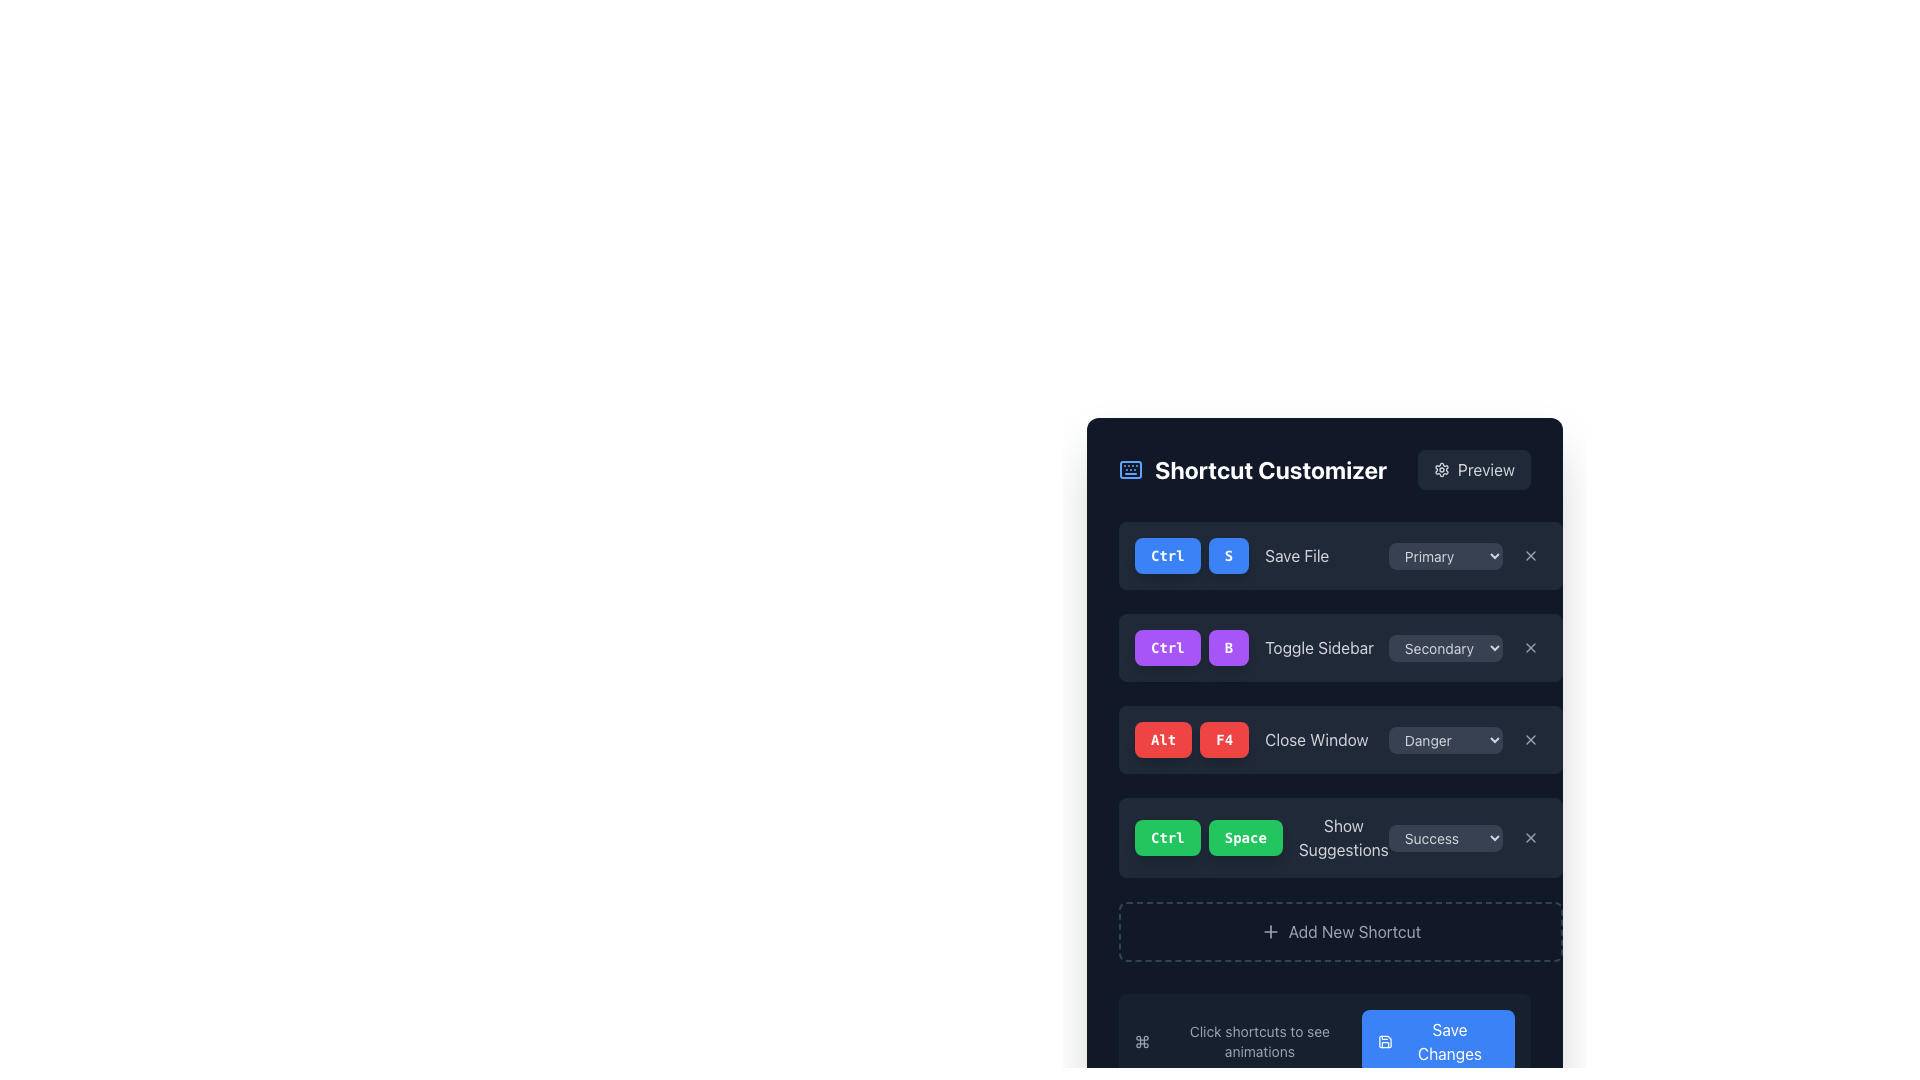 The image size is (1920, 1080). Describe the element at coordinates (1340, 740) in the screenshot. I see `the third keyboard shortcut entry labeled 'Alt' and 'F4' with the description 'Close Window' and a 'Danger' dropdown in the right-side panel` at that location.